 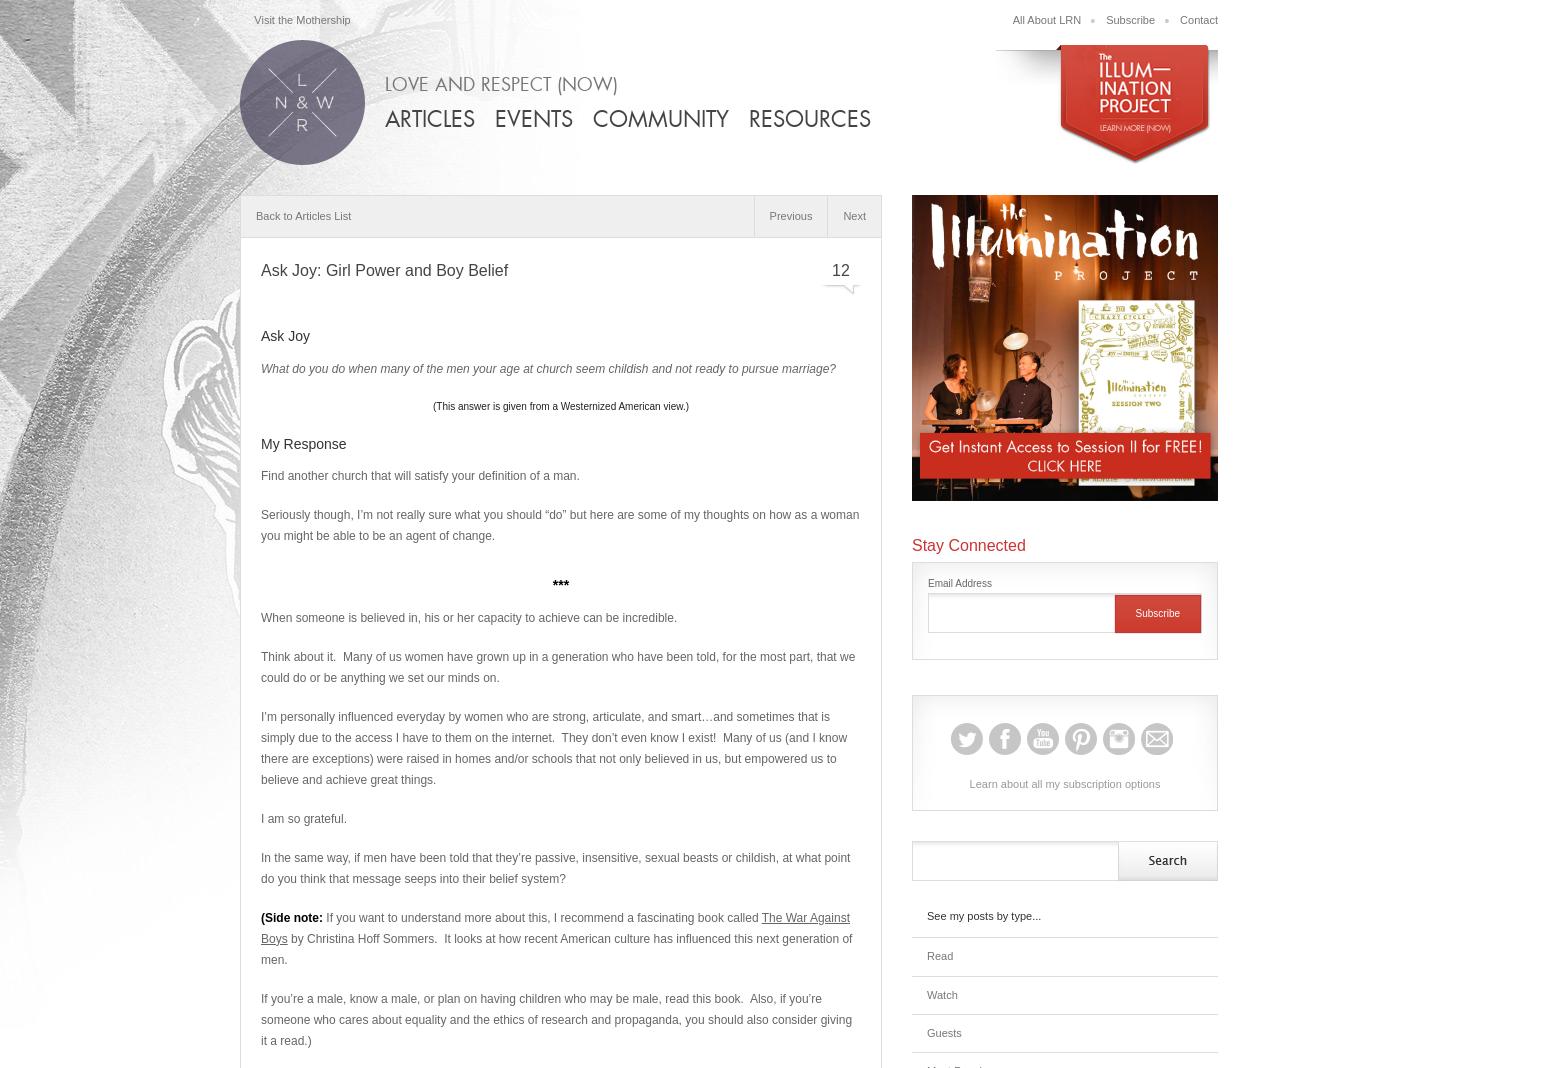 What do you see at coordinates (420, 476) in the screenshot?
I see `'Find another church that will satisfy your definition of a man.'` at bounding box center [420, 476].